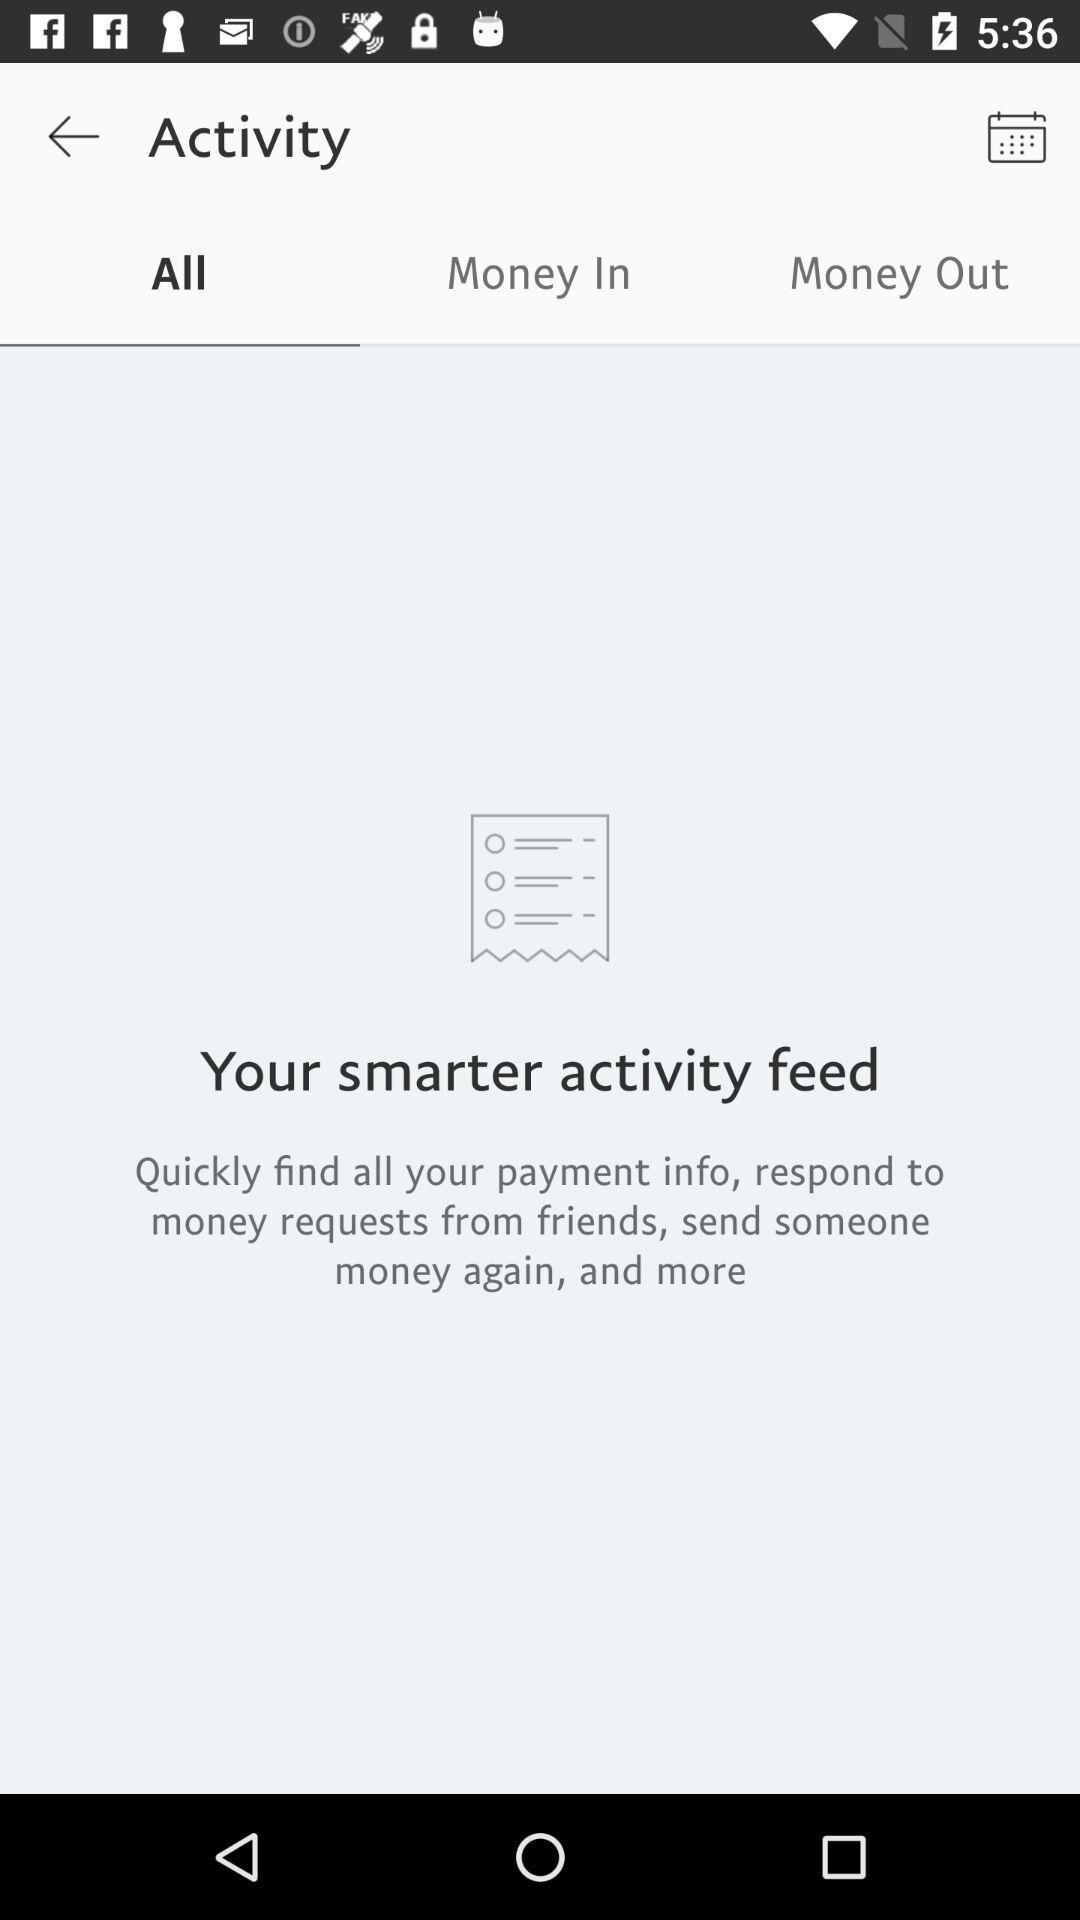 The height and width of the screenshot is (1920, 1080). Describe the element at coordinates (72, 135) in the screenshot. I see `icon next to the activity` at that location.